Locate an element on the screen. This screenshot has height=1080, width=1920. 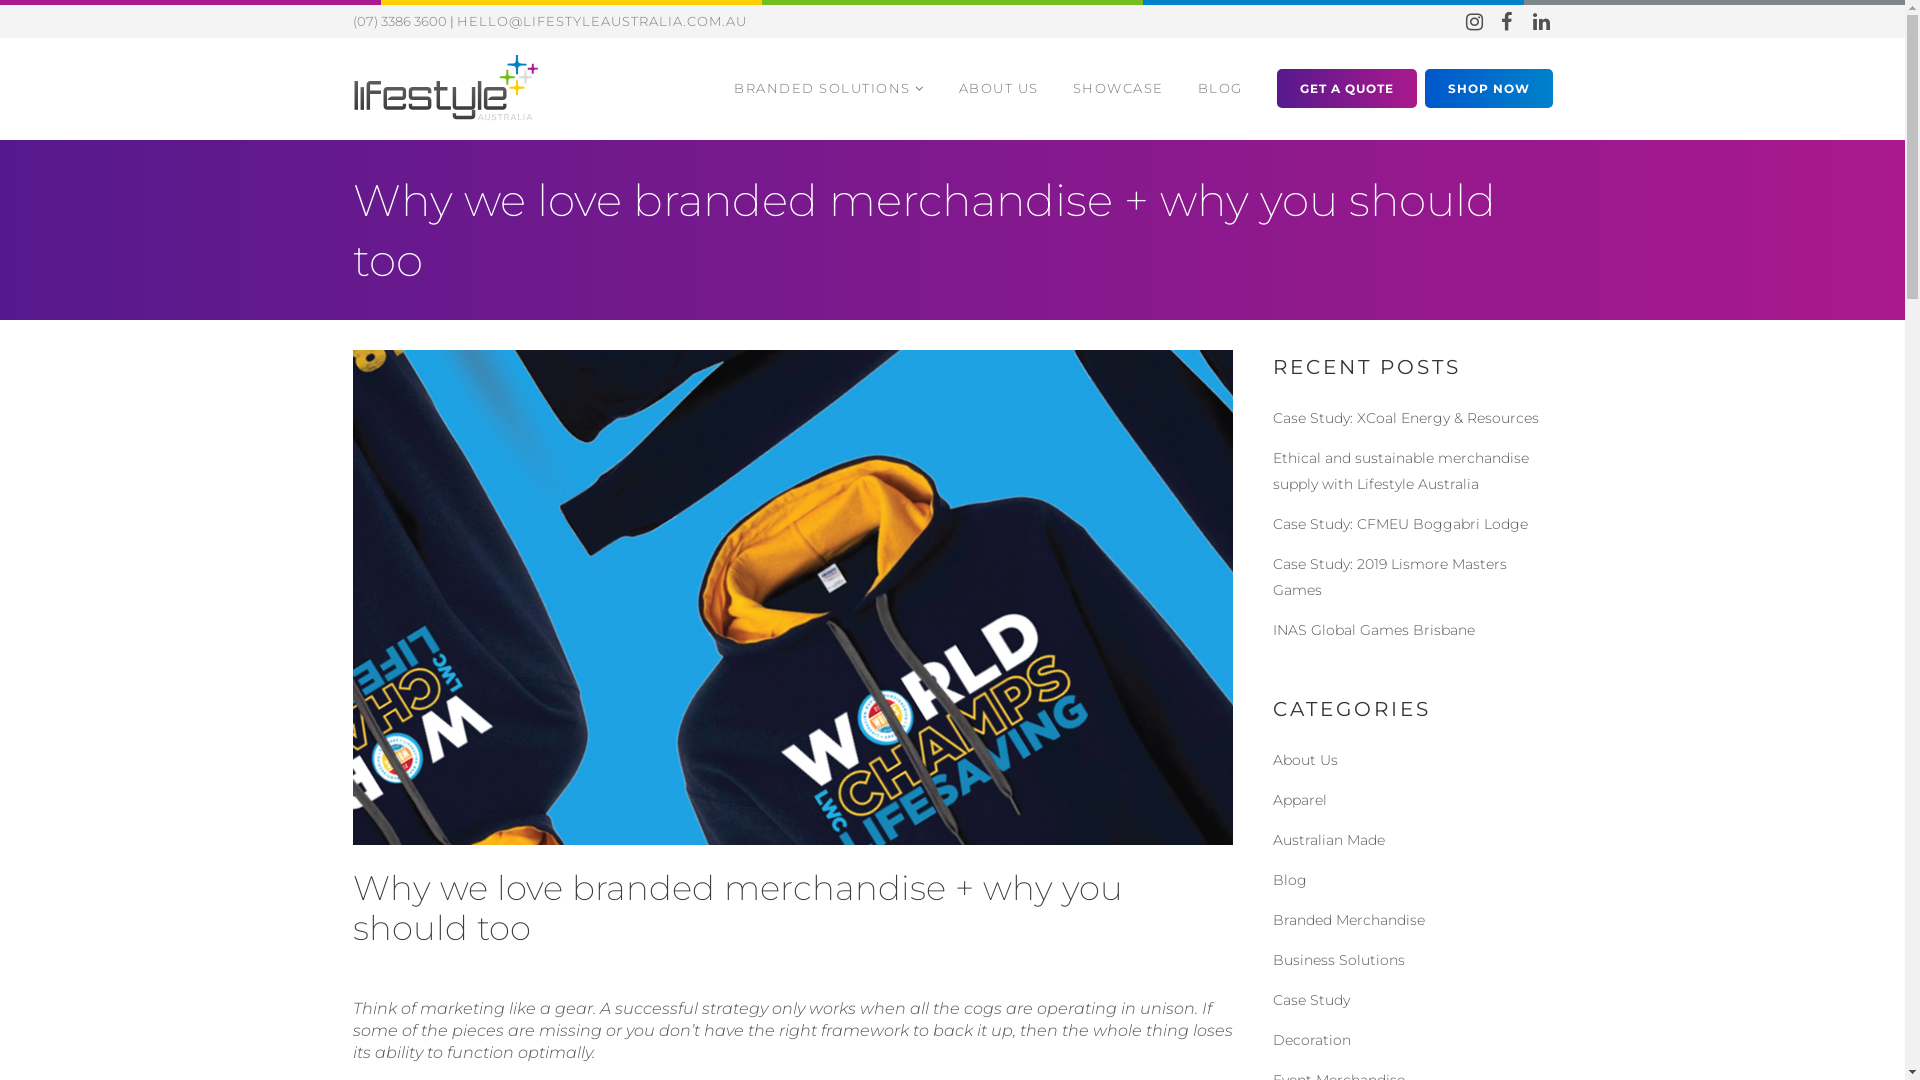
'Business Solutions' is located at coordinates (1338, 959).